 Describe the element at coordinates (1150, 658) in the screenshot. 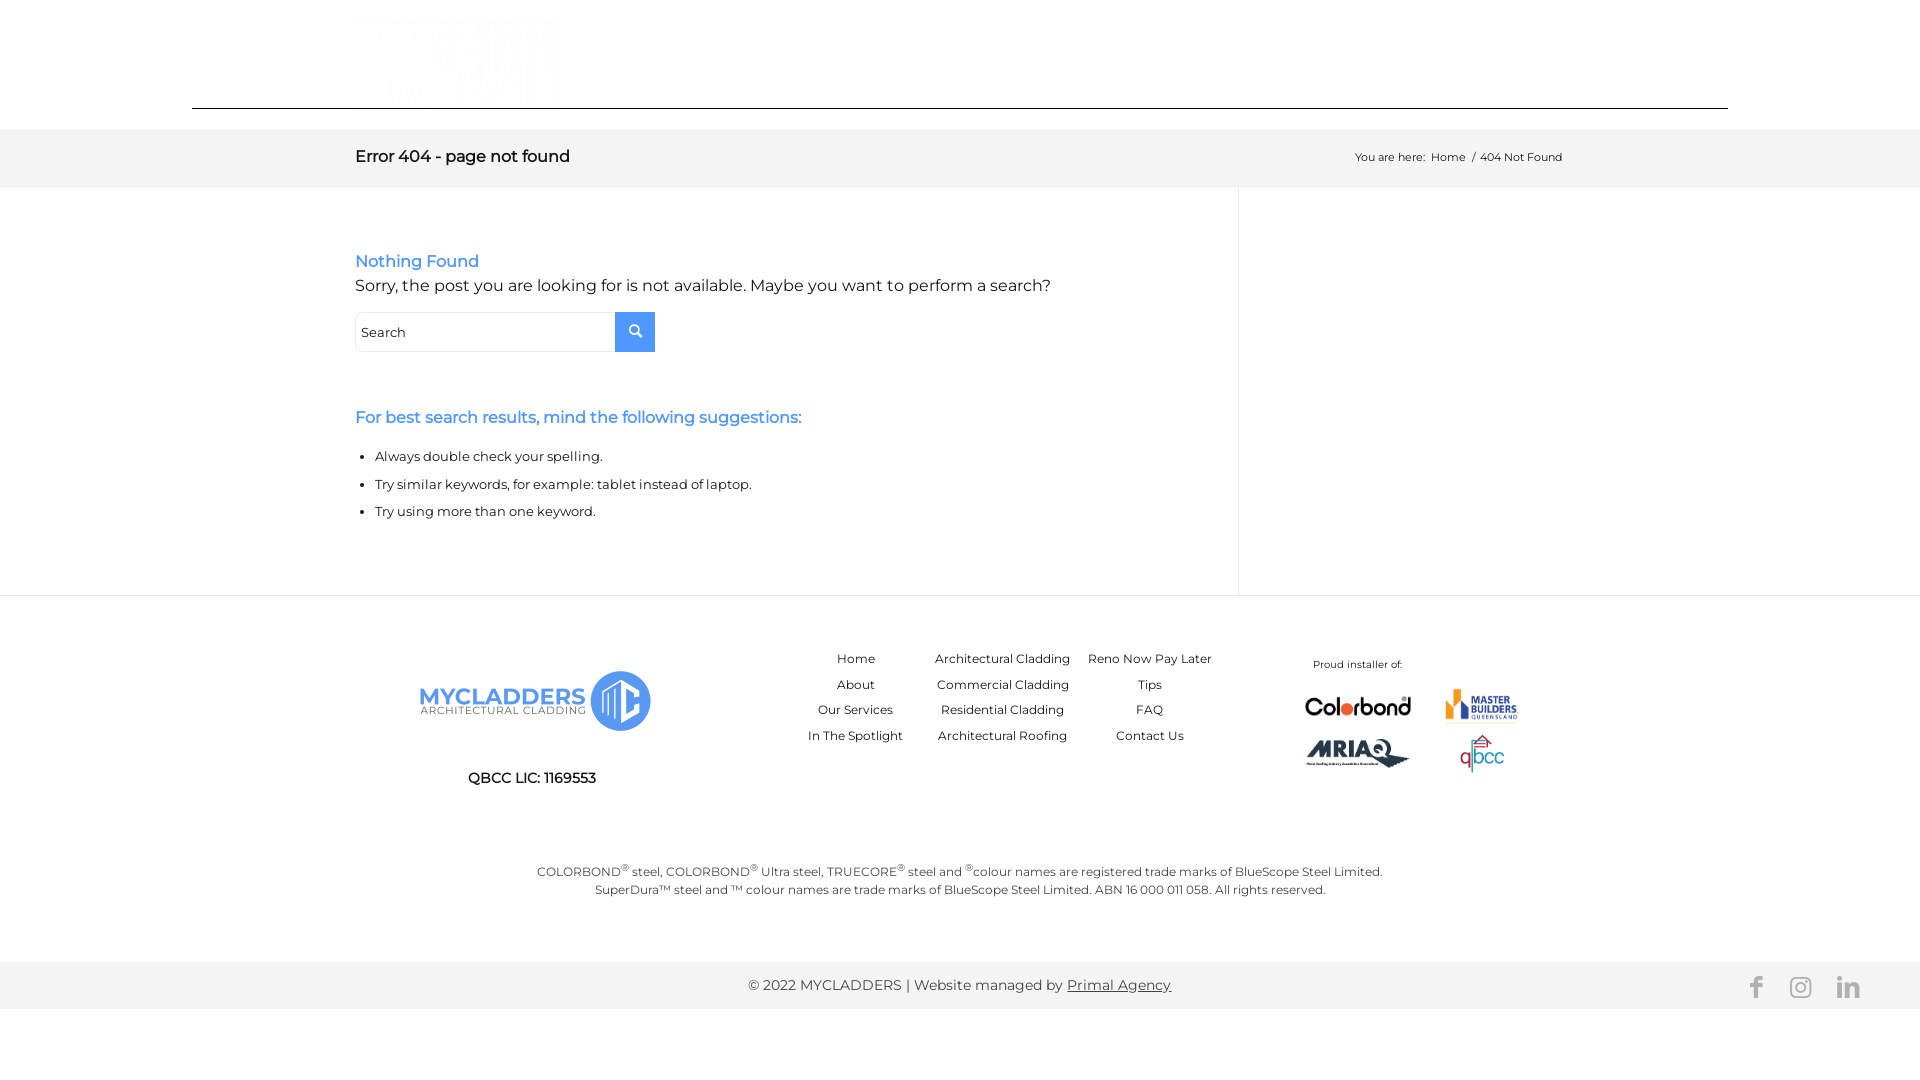

I see `'Reno Now Pay Later'` at that location.